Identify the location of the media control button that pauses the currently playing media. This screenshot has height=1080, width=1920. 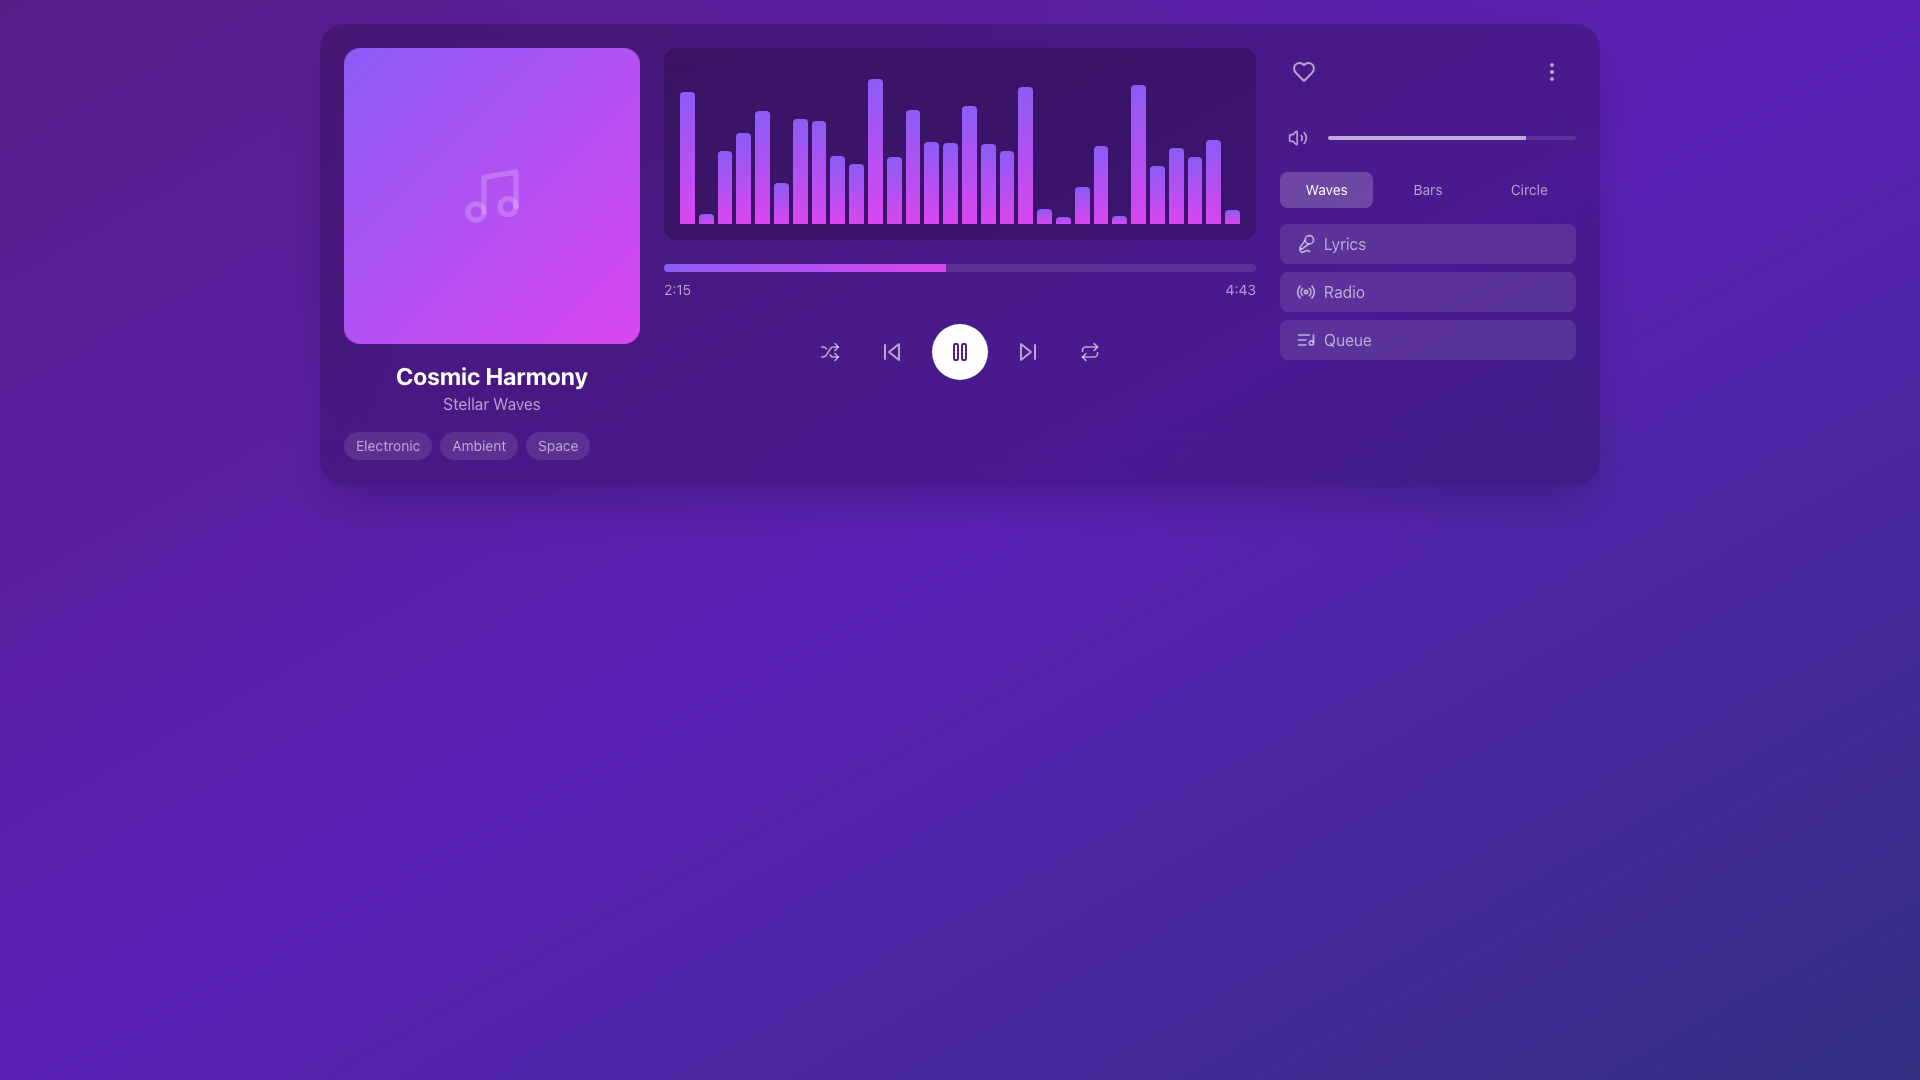
(960, 350).